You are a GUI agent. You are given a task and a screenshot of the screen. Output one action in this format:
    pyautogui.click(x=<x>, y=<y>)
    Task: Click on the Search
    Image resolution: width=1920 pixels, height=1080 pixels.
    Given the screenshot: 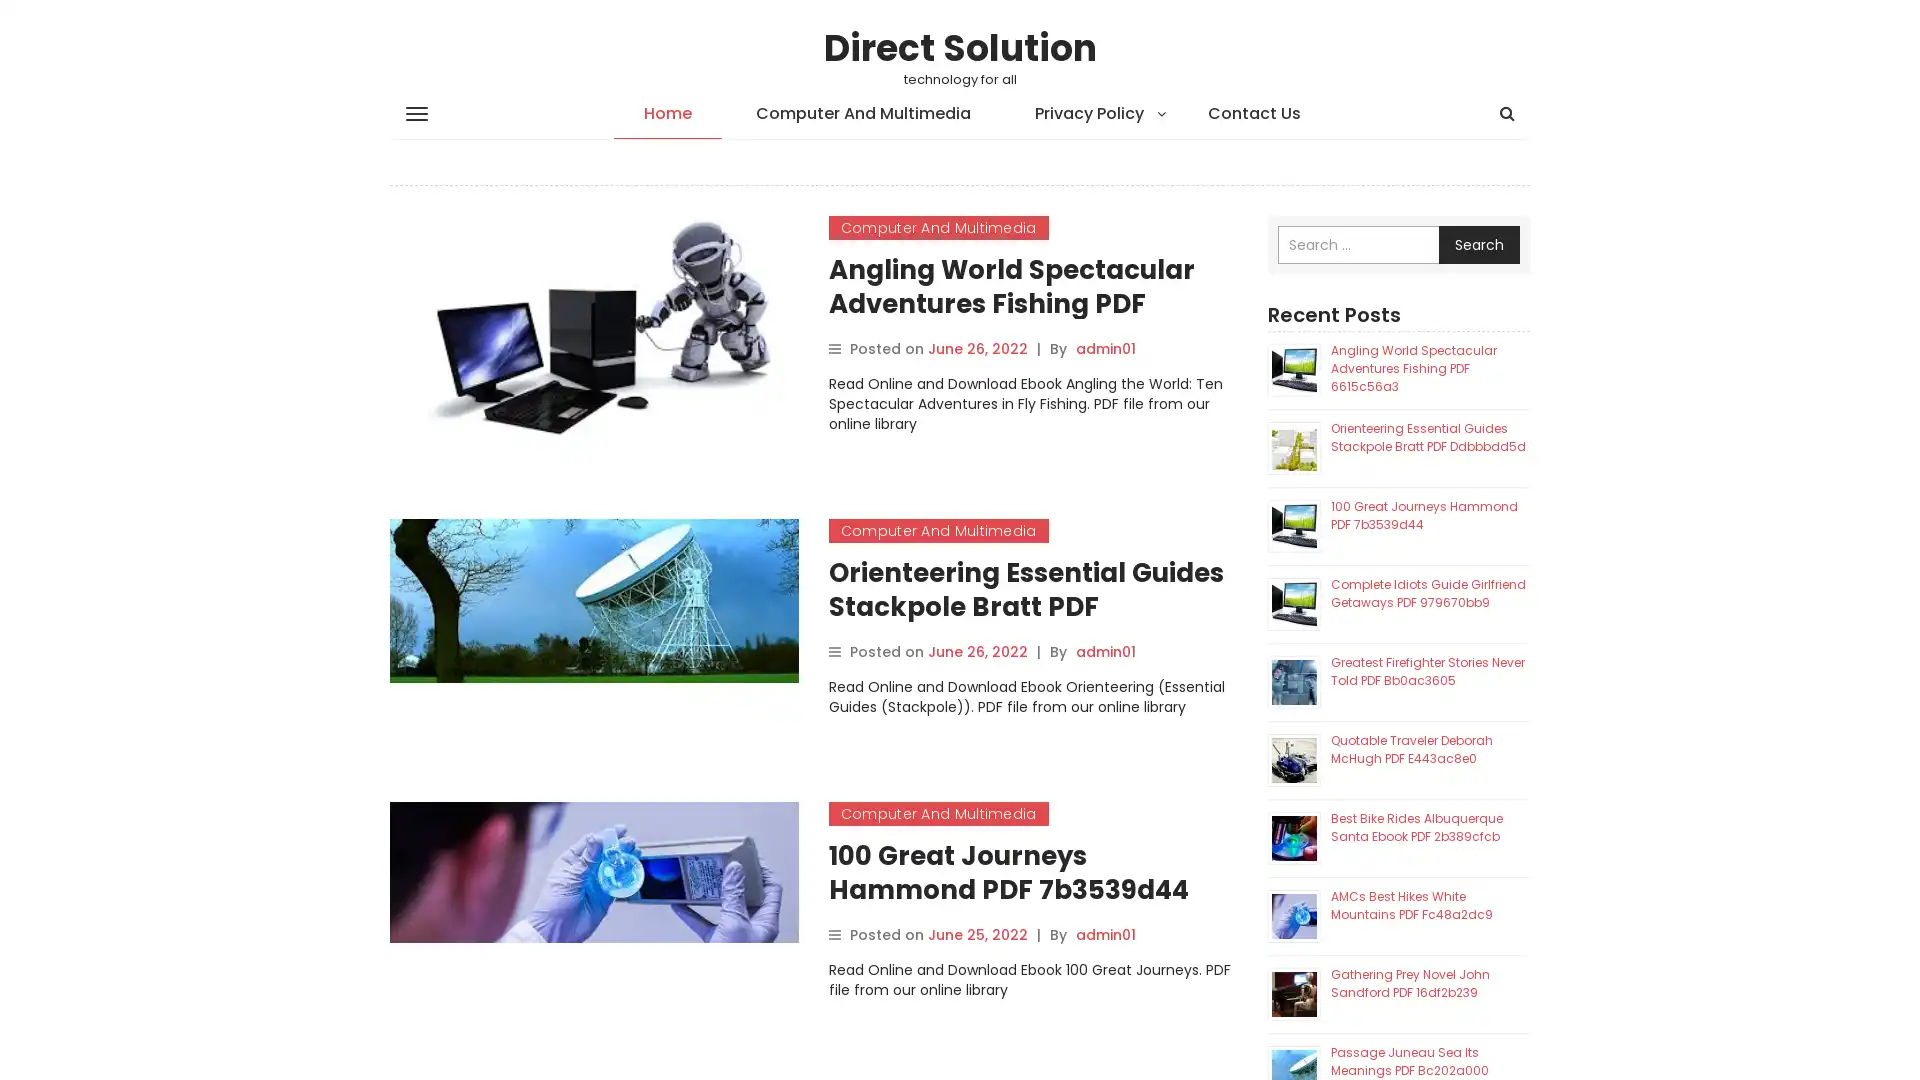 What is the action you would take?
    pyautogui.click(x=1479, y=244)
    